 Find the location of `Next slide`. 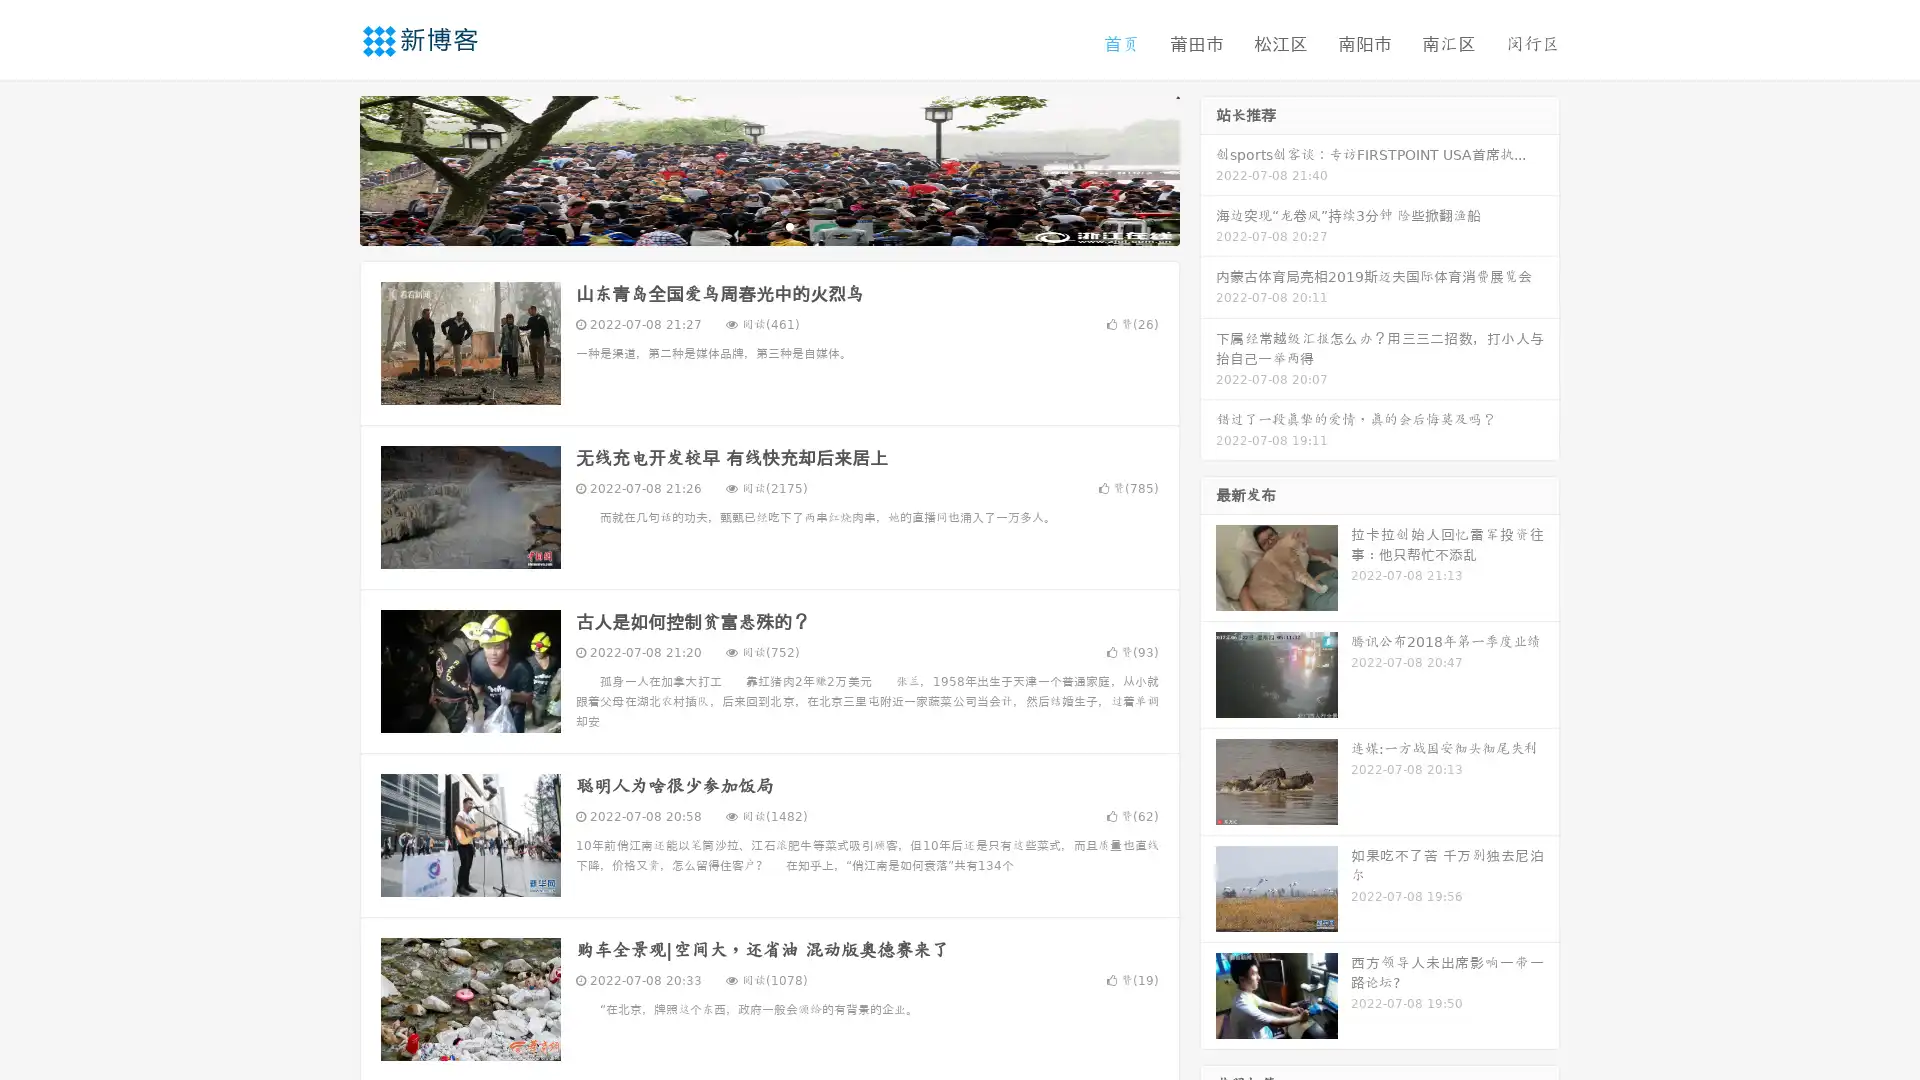

Next slide is located at coordinates (1208, 168).